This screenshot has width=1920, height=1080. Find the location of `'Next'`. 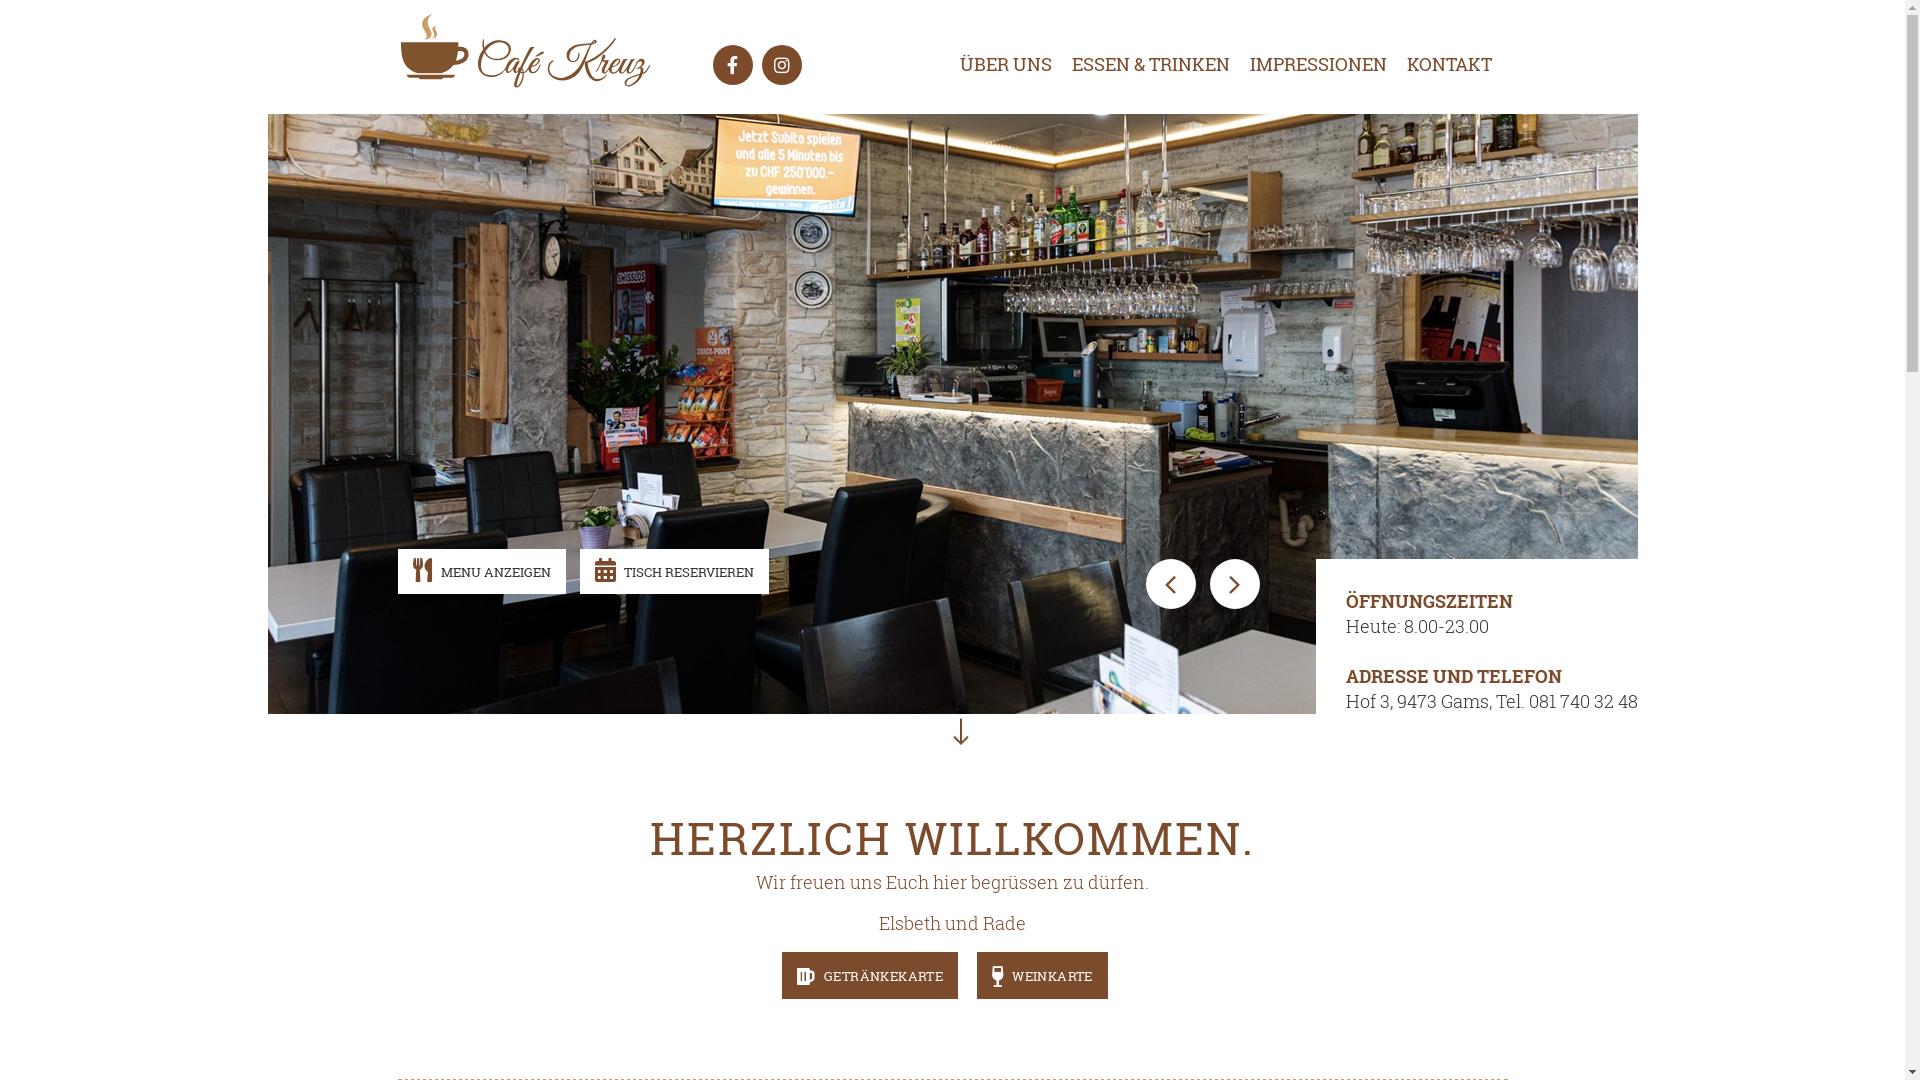

'Next' is located at coordinates (1208, 583).